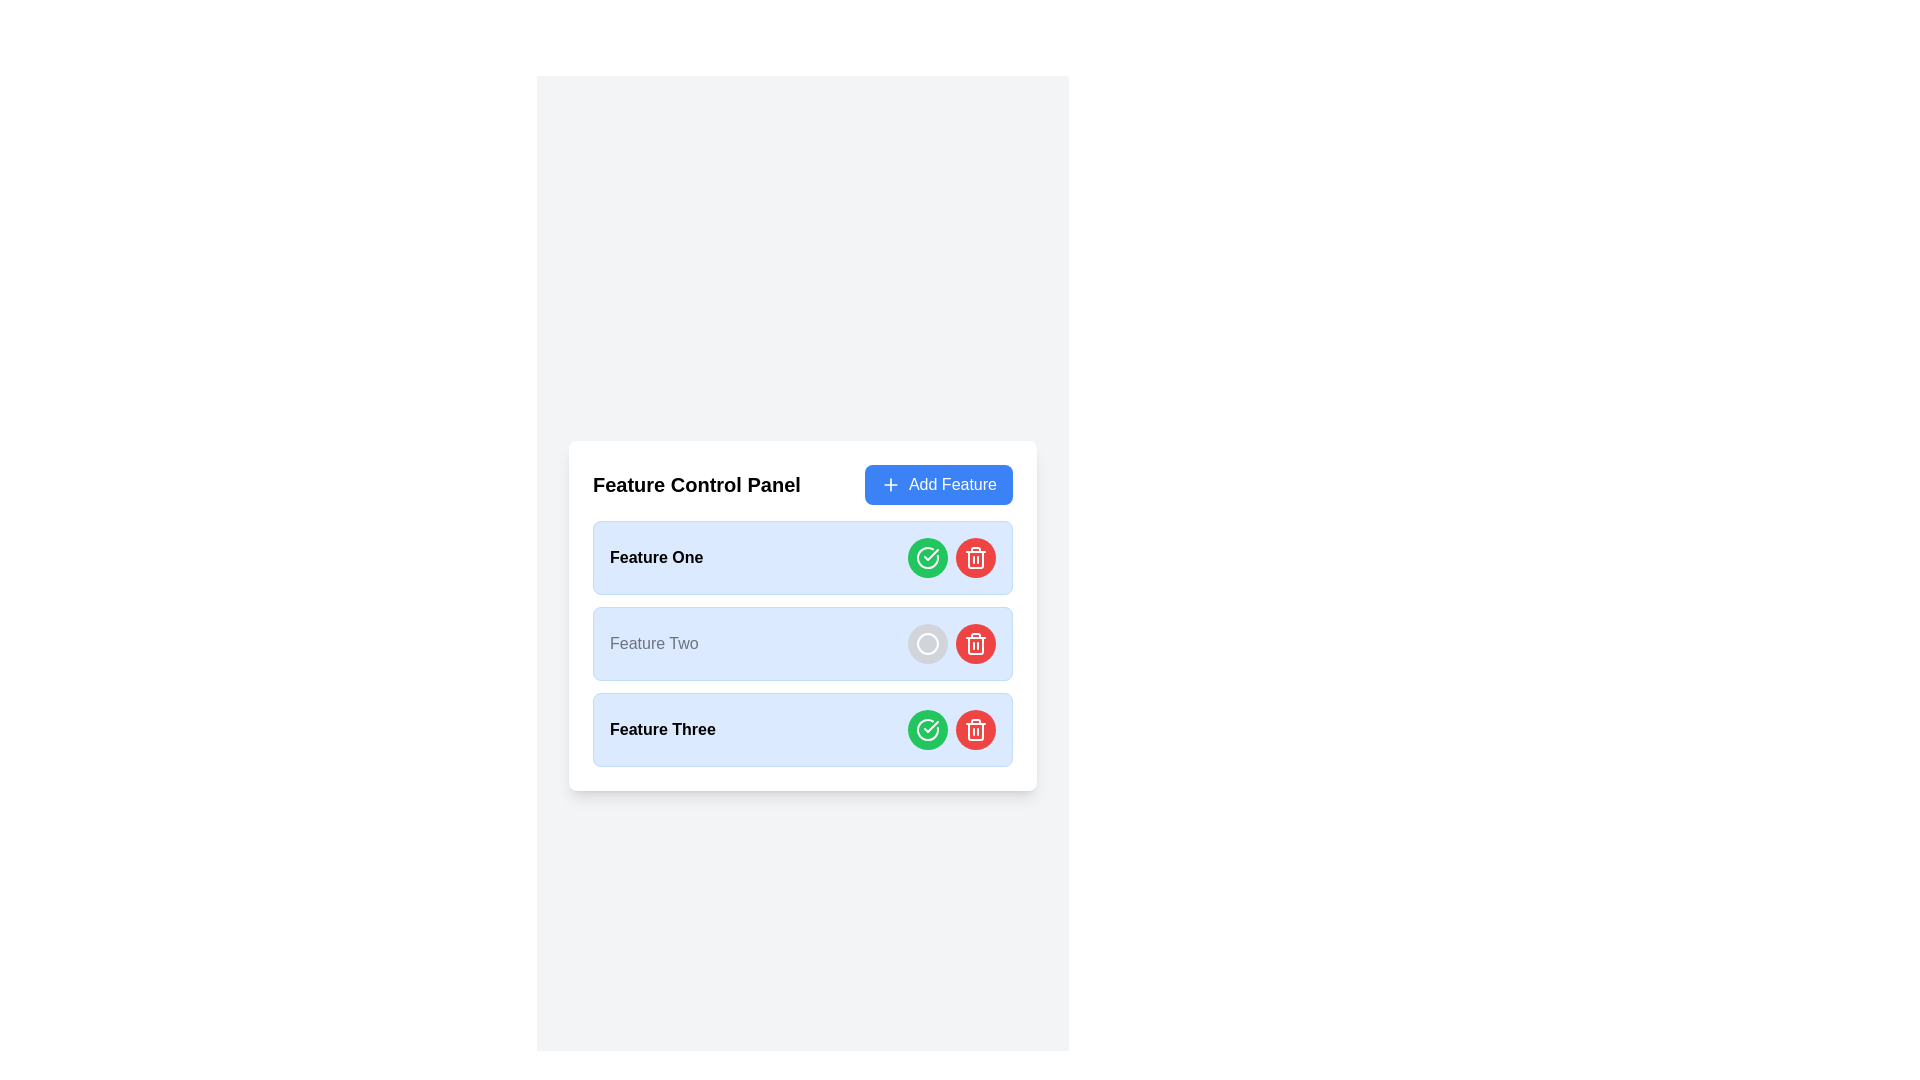 The width and height of the screenshot is (1920, 1080). What do you see at coordinates (926, 644) in the screenshot?
I see `the first radio button for 'Feature Two' located` at bounding box center [926, 644].